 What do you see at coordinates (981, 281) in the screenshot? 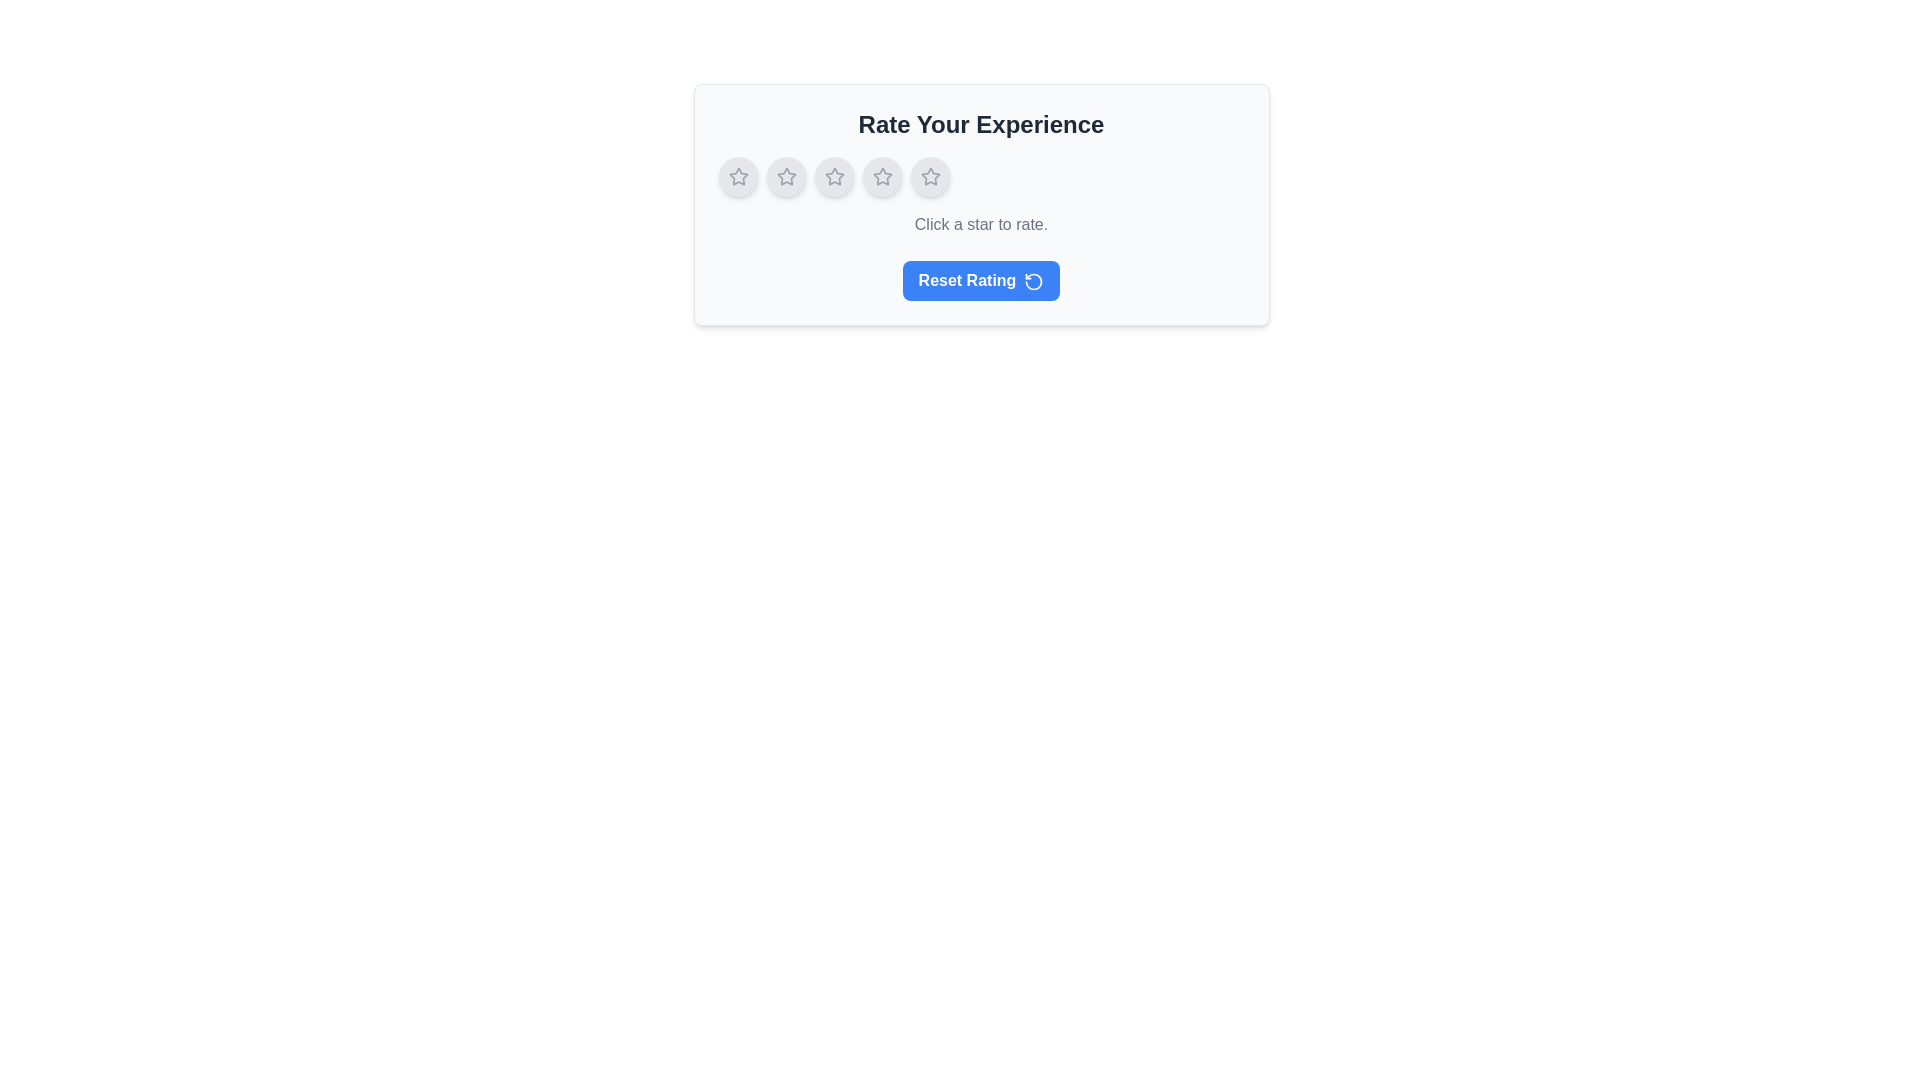
I see `the 'Reset Rating' button, which is a rectangular button with a blue background and white text, located at the bottom of the 'Rate Your Experience' card layout` at bounding box center [981, 281].